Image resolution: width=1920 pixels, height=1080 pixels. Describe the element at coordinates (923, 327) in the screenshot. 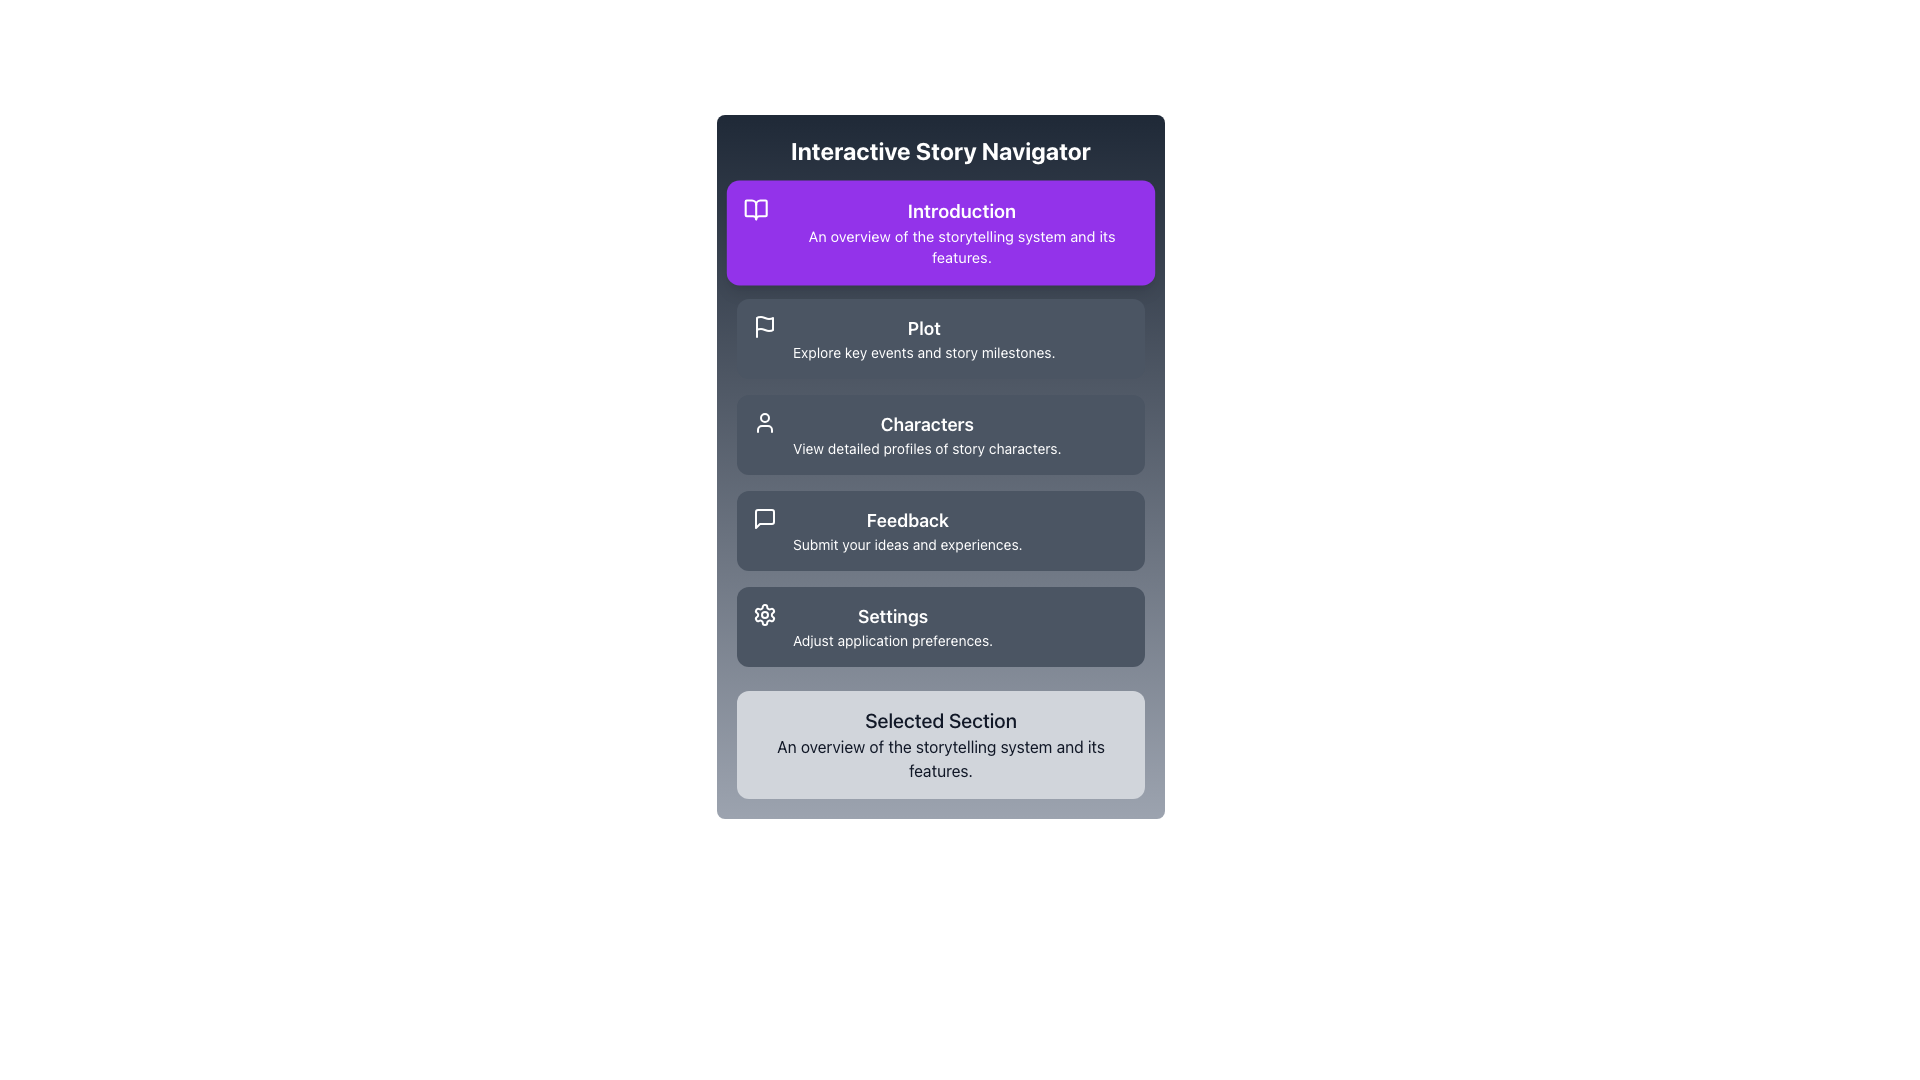

I see `the Text label that serves as the title for the 'Plot' section, indicating the primary subject or feature of this segment` at that location.